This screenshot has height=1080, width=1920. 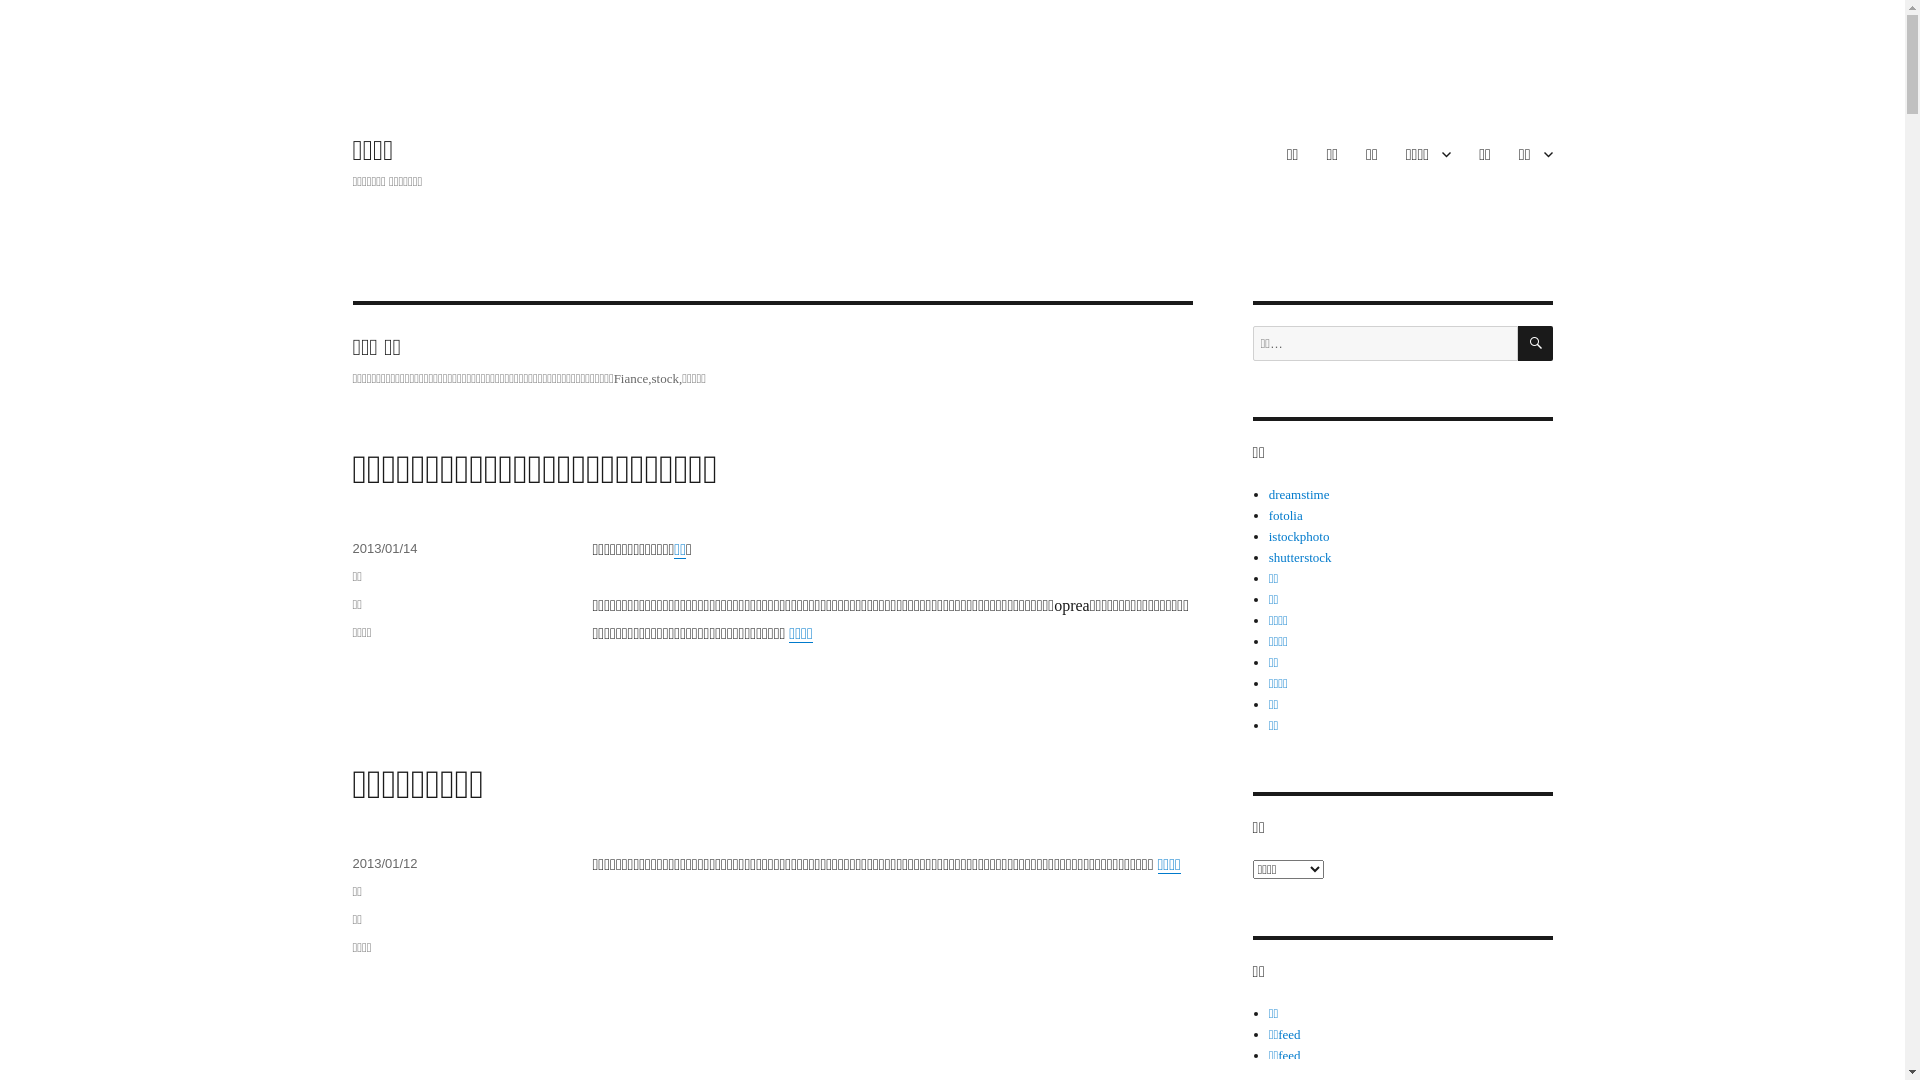 What do you see at coordinates (384, 548) in the screenshot?
I see `'2013/01/14'` at bounding box center [384, 548].